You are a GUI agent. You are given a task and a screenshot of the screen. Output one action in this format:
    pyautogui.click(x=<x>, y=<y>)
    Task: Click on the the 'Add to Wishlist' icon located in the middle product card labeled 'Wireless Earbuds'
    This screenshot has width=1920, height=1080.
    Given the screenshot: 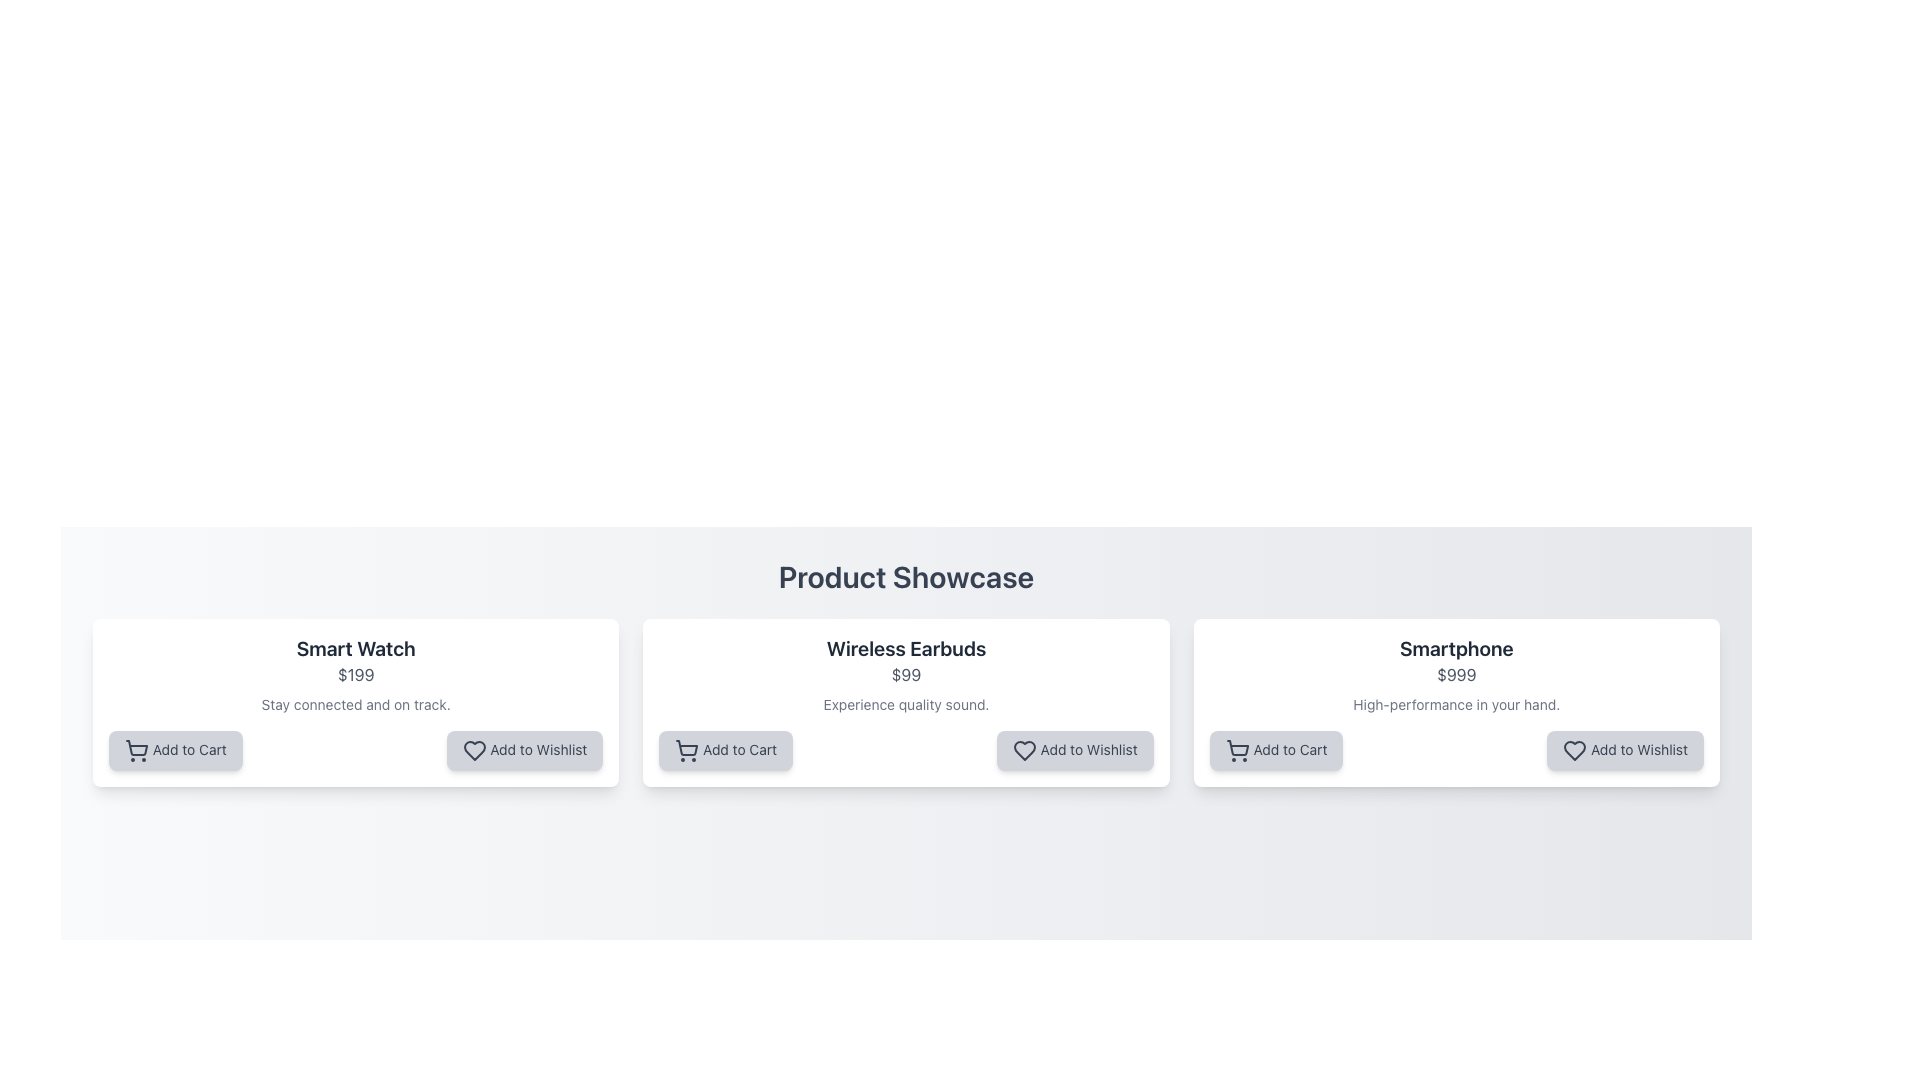 What is the action you would take?
    pyautogui.click(x=1024, y=751)
    